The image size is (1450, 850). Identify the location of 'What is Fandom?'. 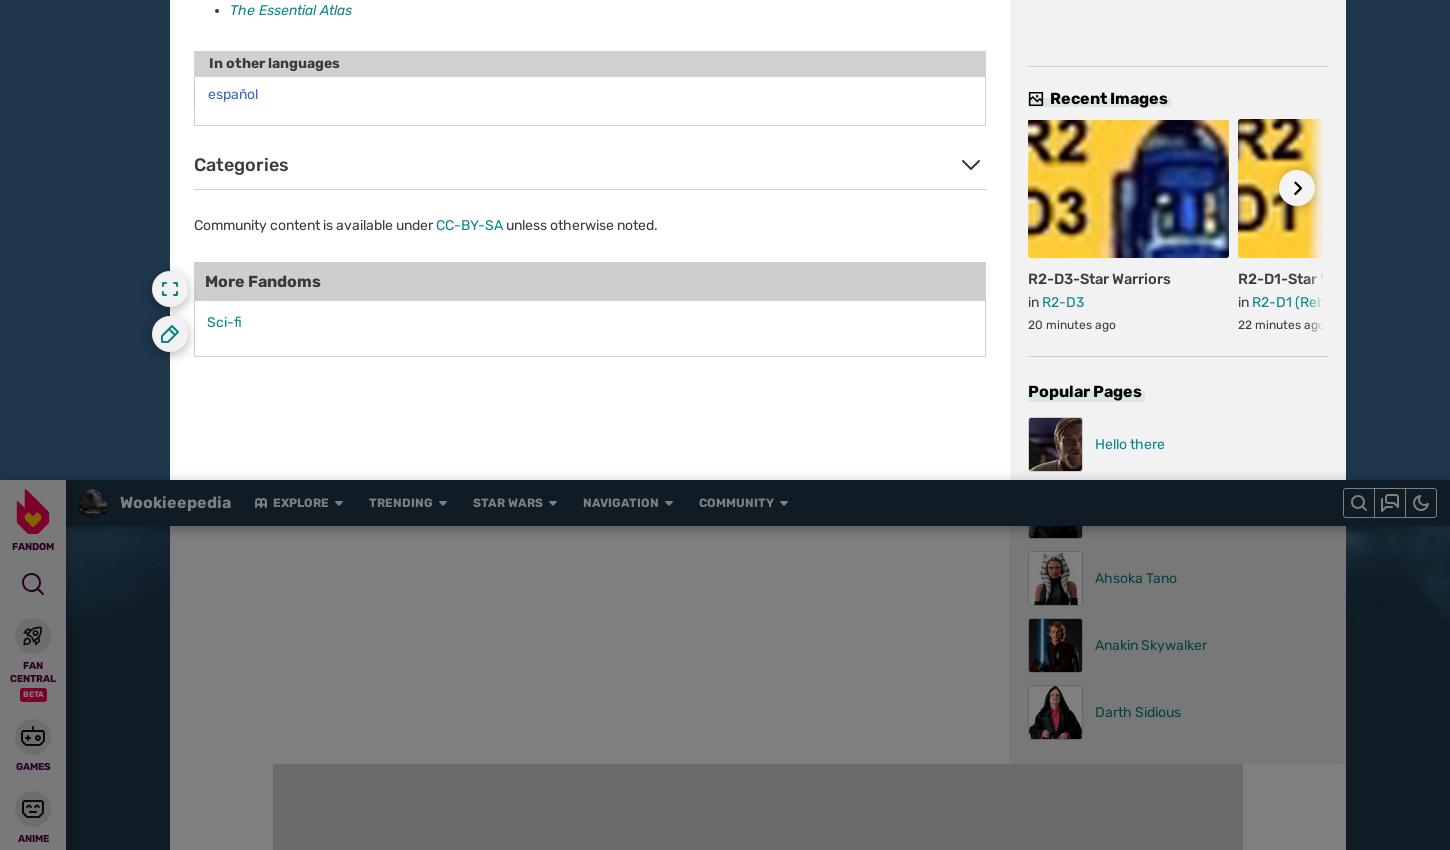
(517, 837).